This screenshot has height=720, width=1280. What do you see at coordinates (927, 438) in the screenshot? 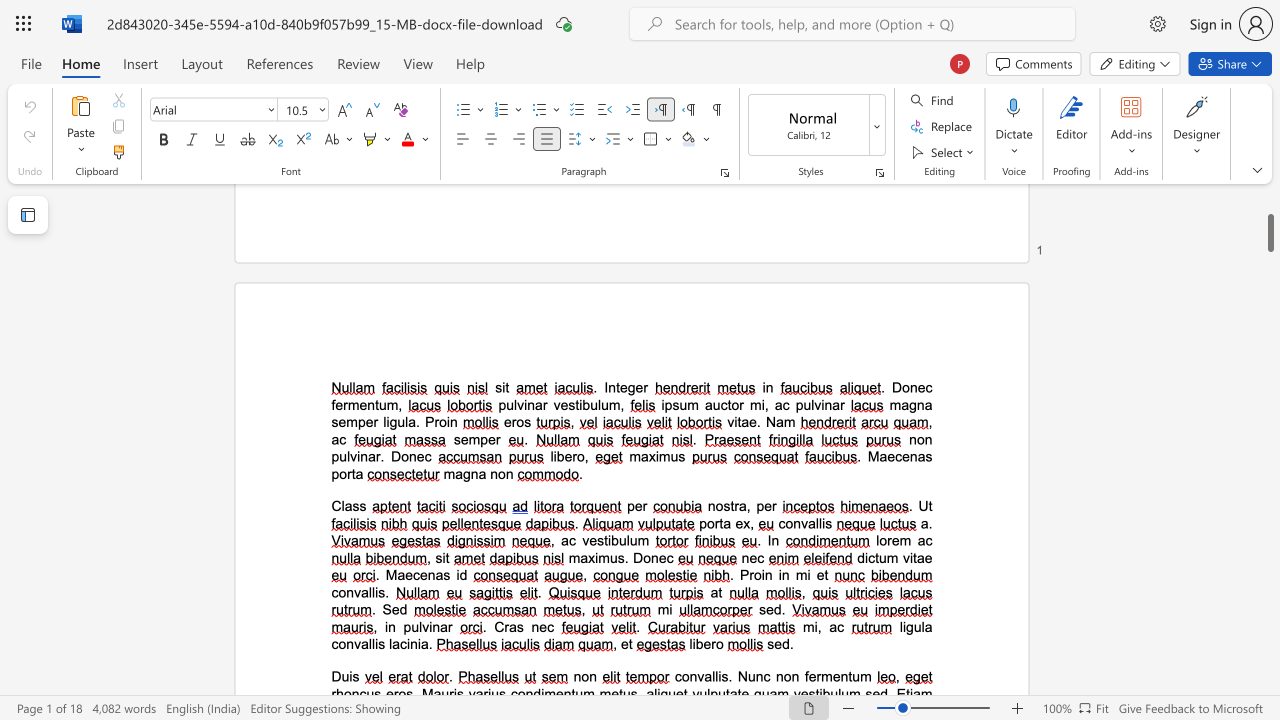
I see `the 2th character "n" in the text` at bounding box center [927, 438].